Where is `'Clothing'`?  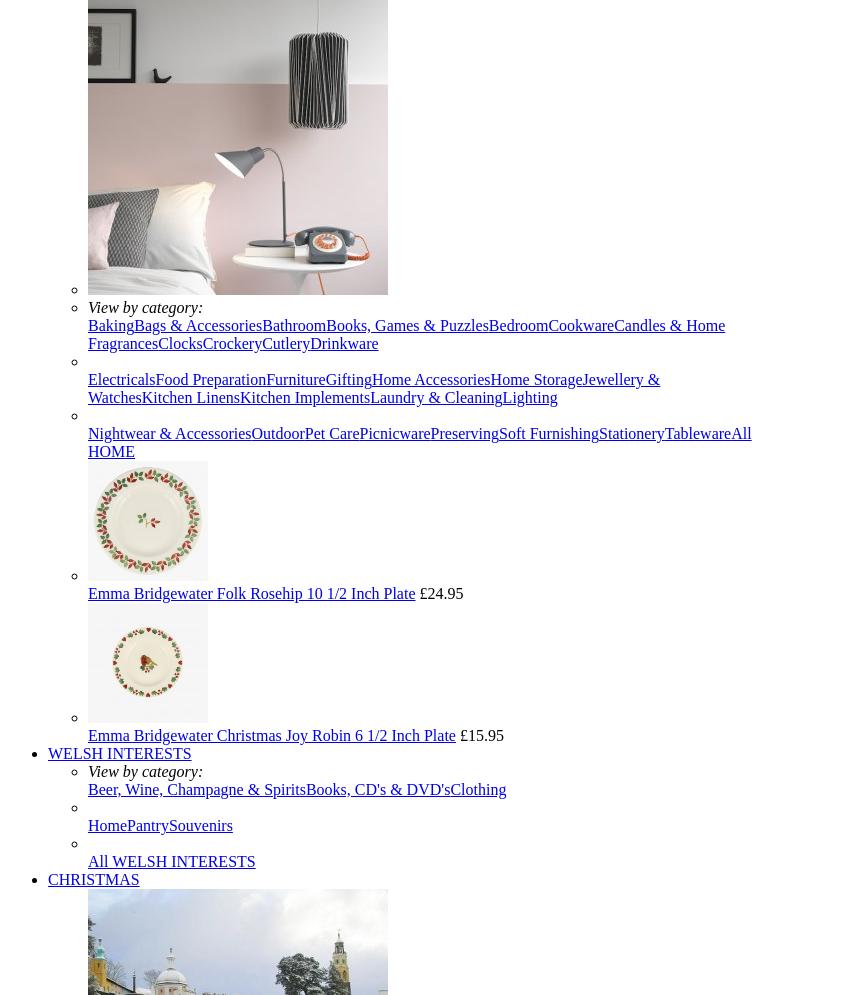
'Clothing' is located at coordinates (449, 789).